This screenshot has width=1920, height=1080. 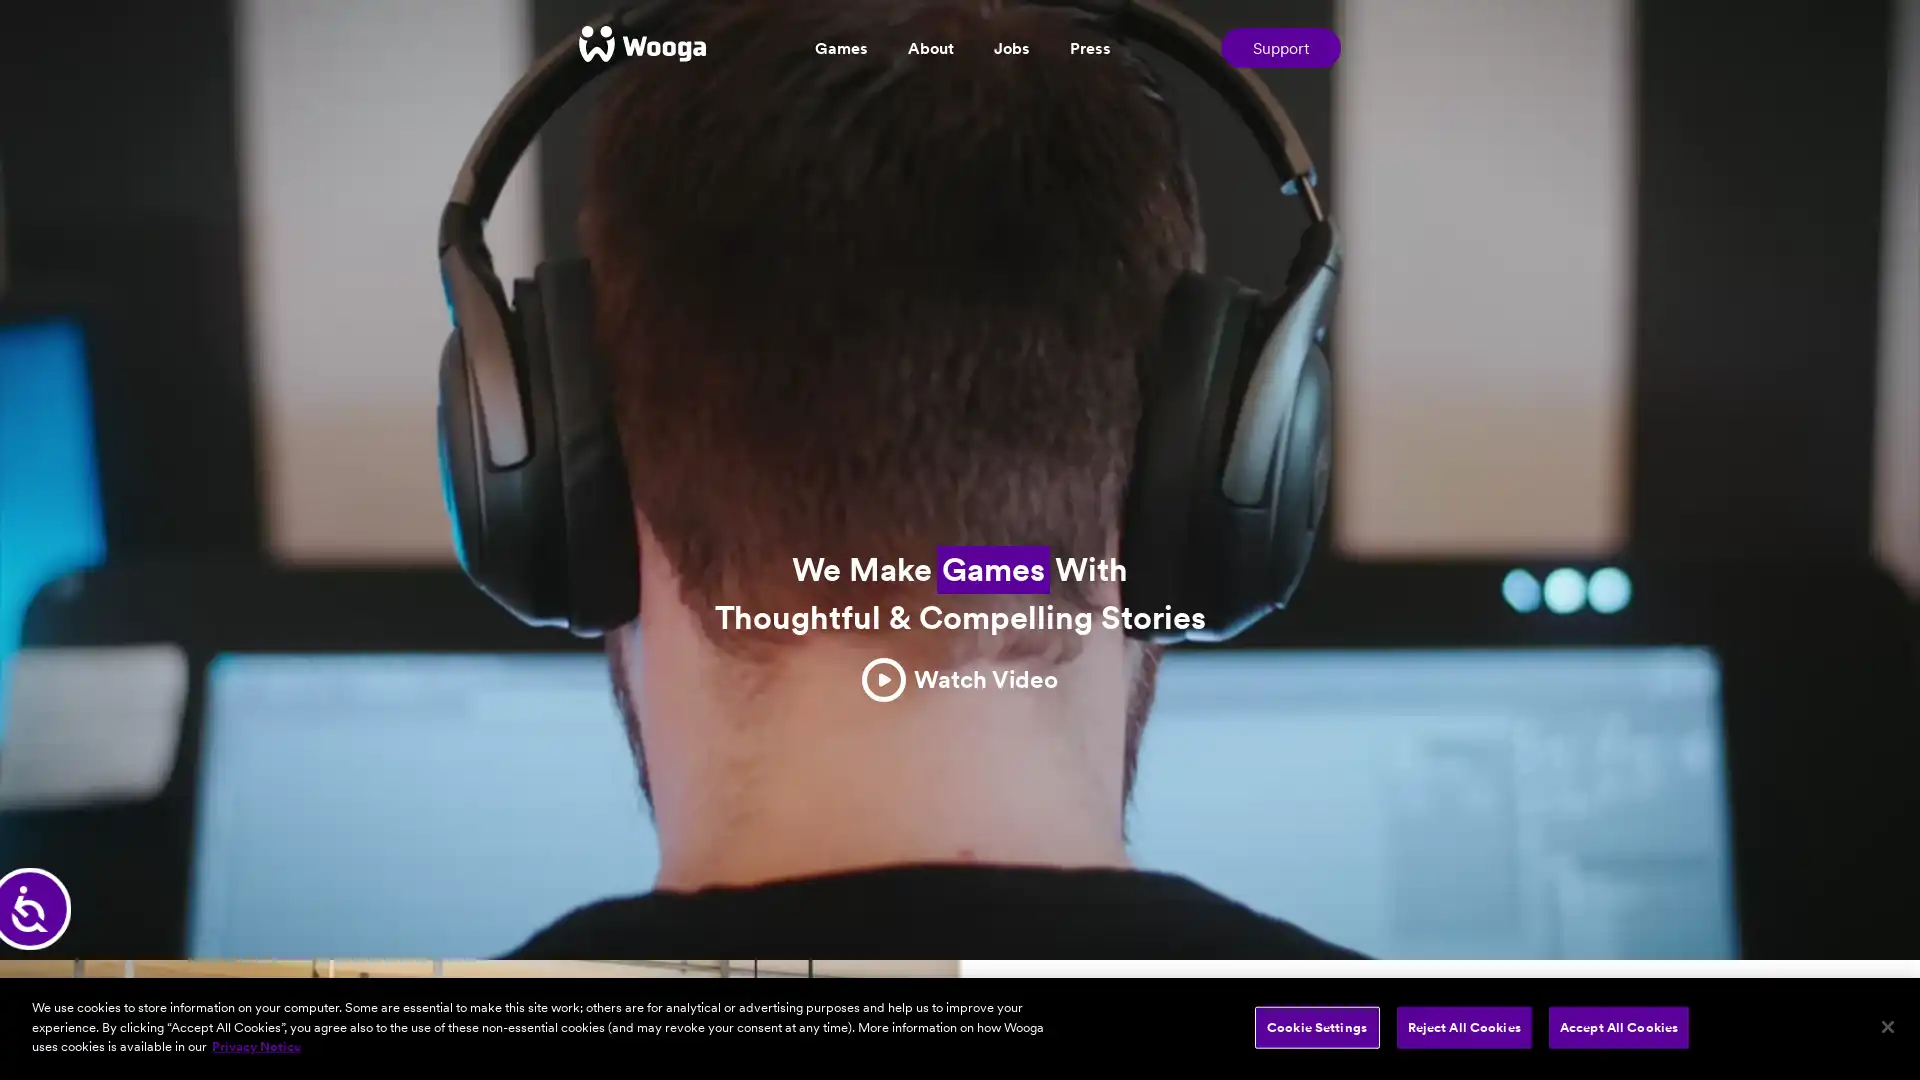 What do you see at coordinates (1316, 1026) in the screenshot?
I see `Cookie Settings` at bounding box center [1316, 1026].